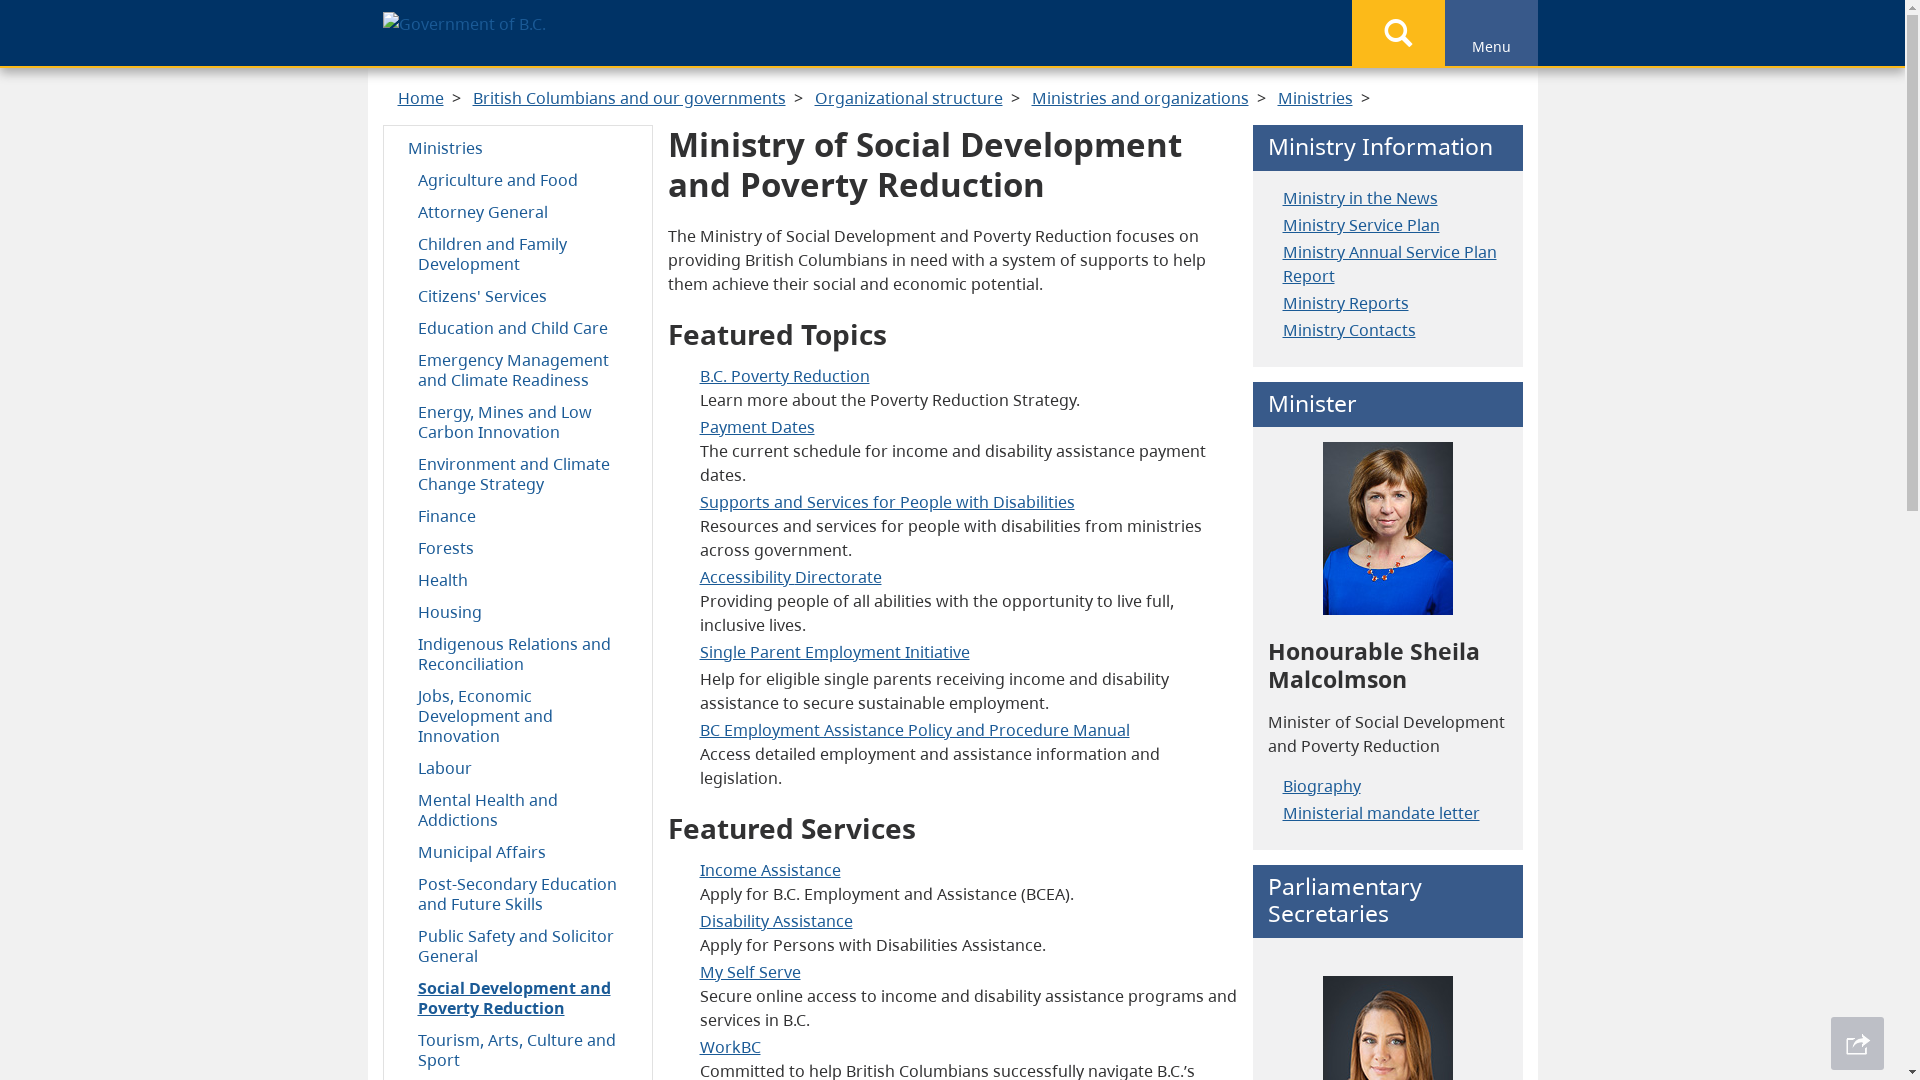  What do you see at coordinates (1360, 224) in the screenshot?
I see `'Ministry Service Plan'` at bounding box center [1360, 224].